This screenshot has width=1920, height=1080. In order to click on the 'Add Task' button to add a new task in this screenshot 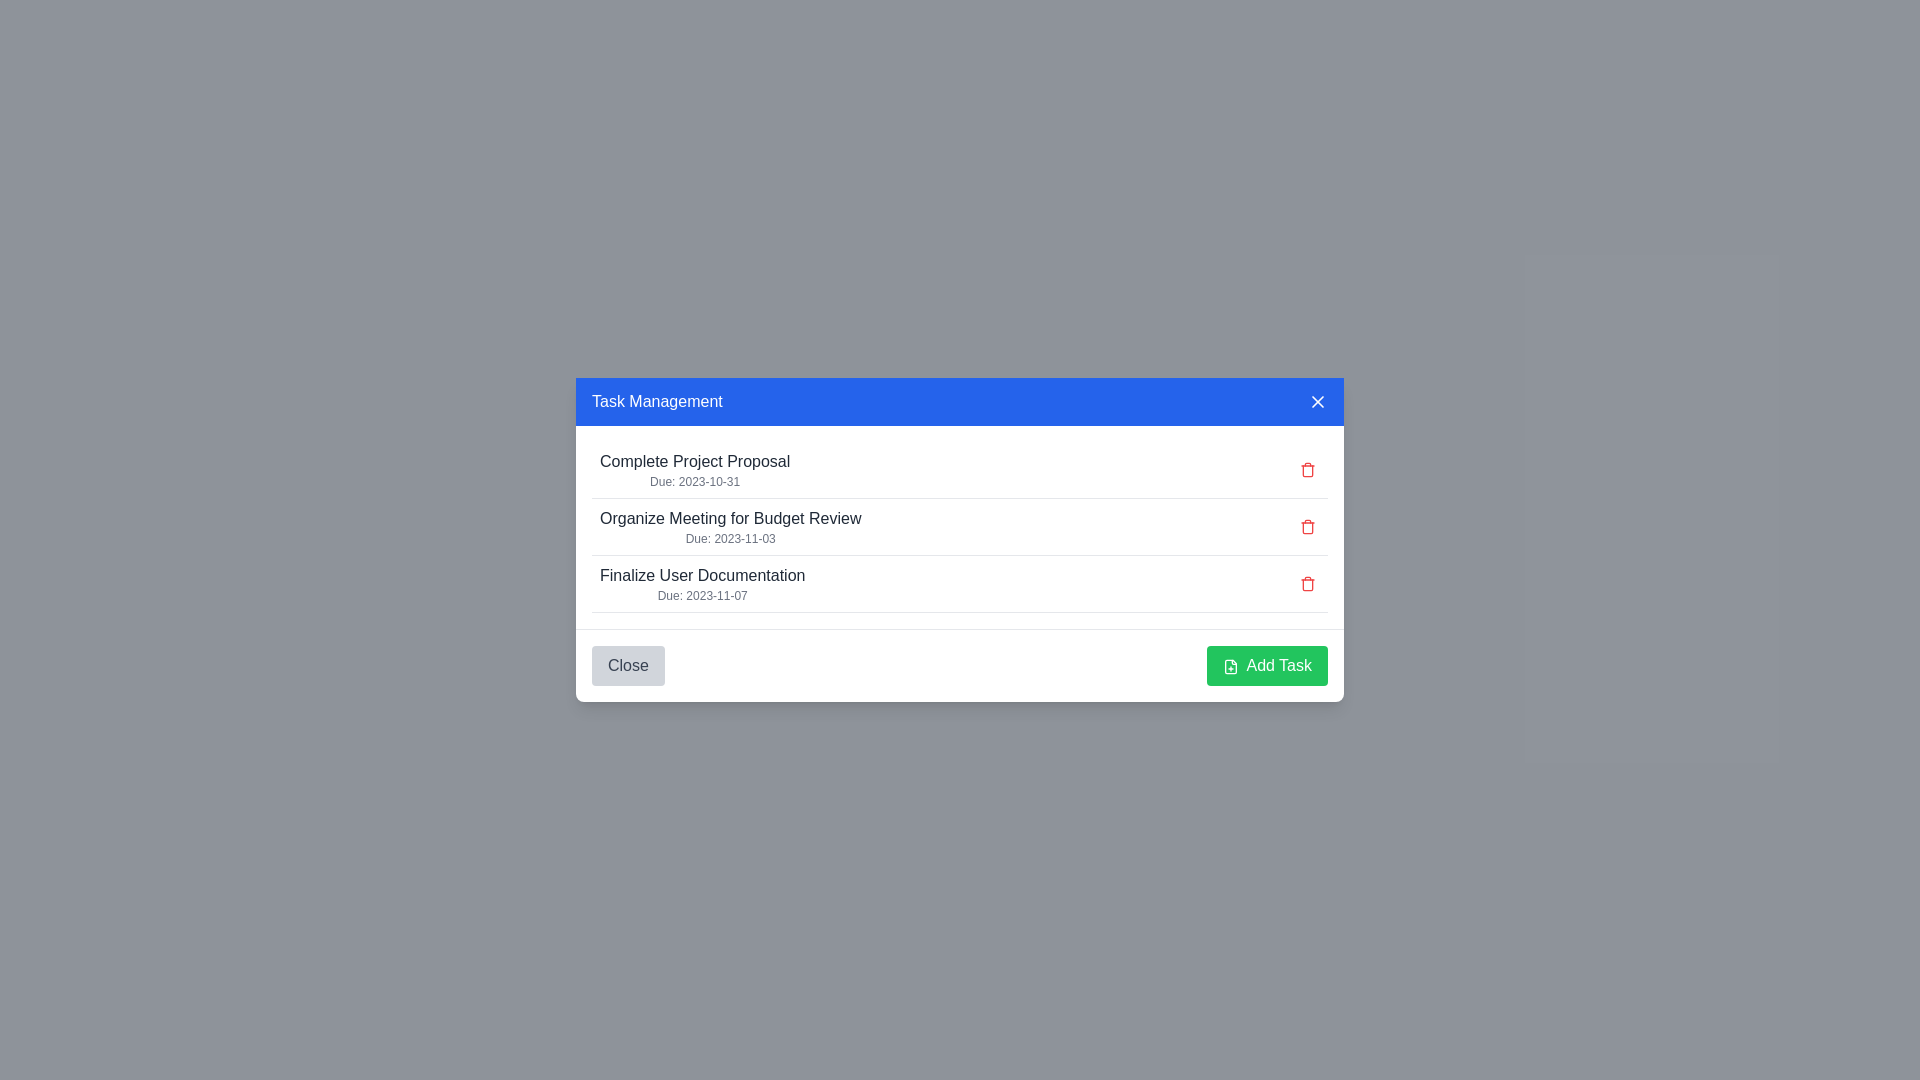, I will do `click(1266, 666)`.